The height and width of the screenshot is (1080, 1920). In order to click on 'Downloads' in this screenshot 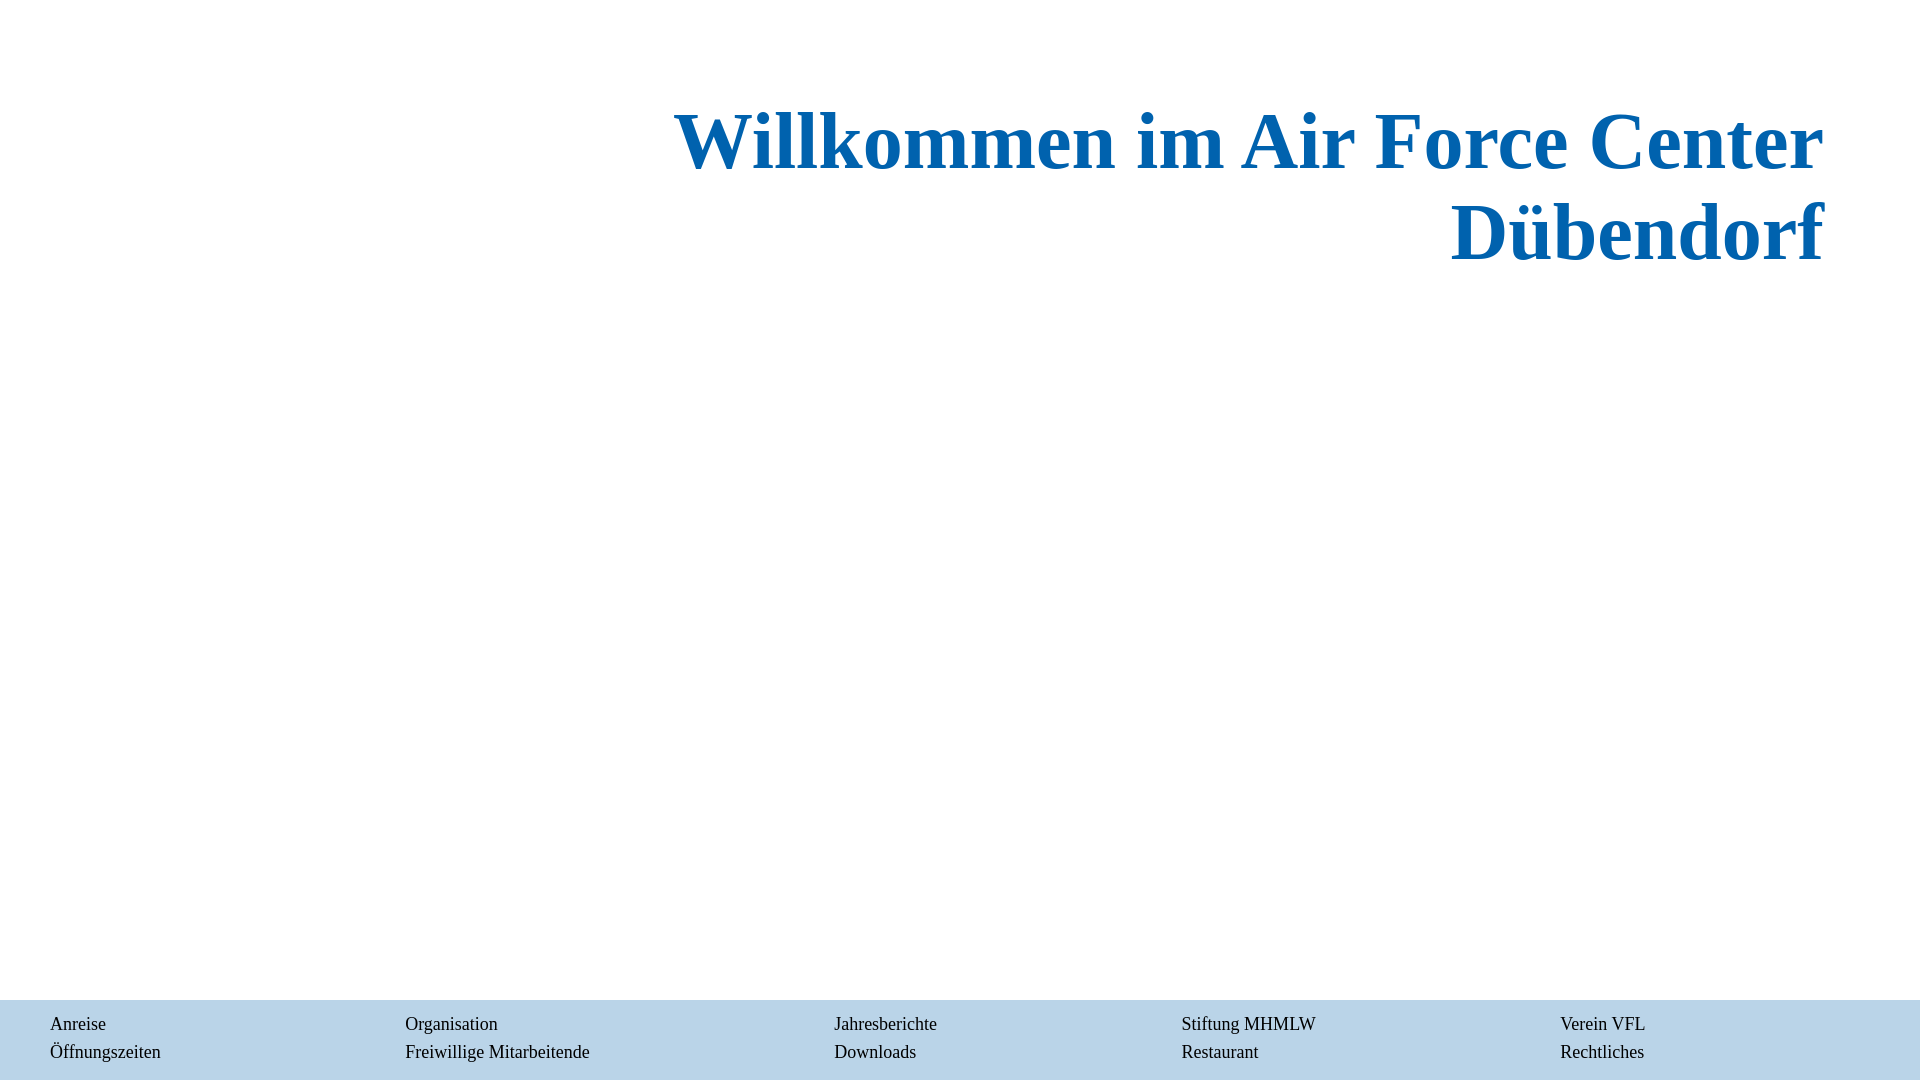, I will do `click(874, 1051)`.